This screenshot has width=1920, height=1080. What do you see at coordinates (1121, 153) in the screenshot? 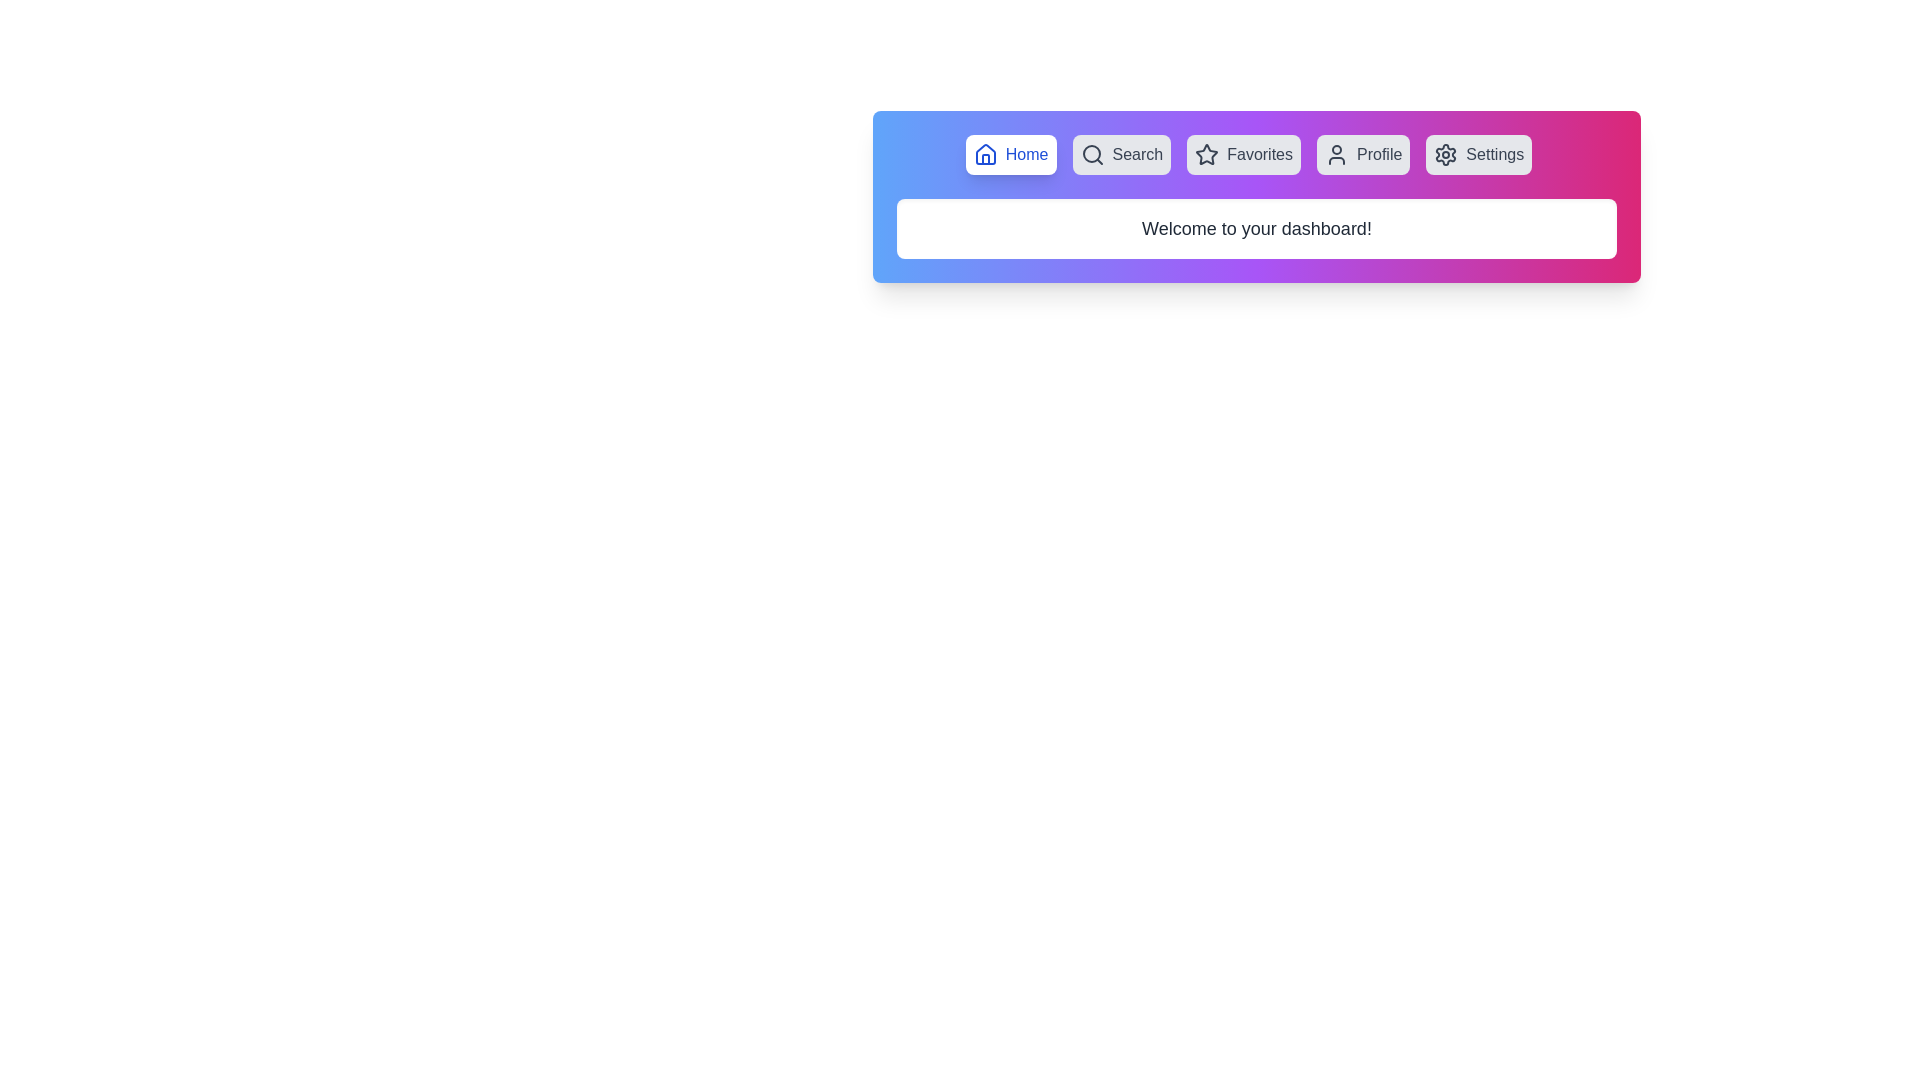
I see `the search feature trigger button, which is the second button from the left in the horizontal navigation bar, located between the 'Home' and 'Favorites' buttons` at bounding box center [1121, 153].